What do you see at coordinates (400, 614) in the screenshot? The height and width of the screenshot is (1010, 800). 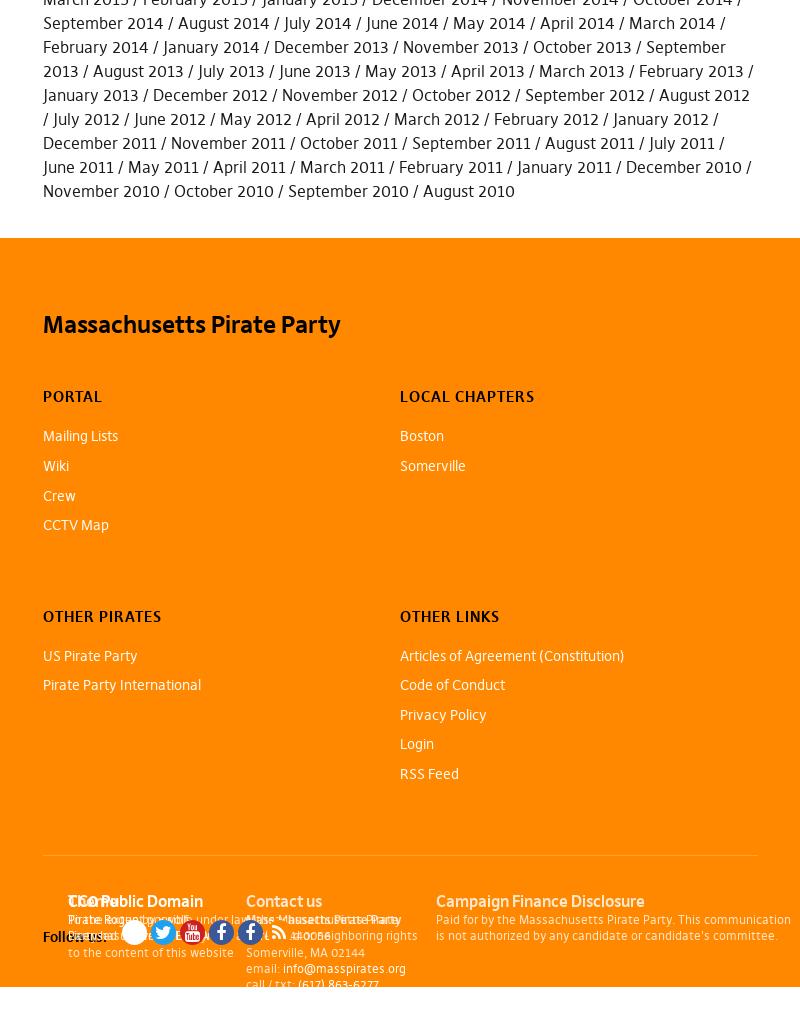 I see `'Other Links'` at bounding box center [400, 614].